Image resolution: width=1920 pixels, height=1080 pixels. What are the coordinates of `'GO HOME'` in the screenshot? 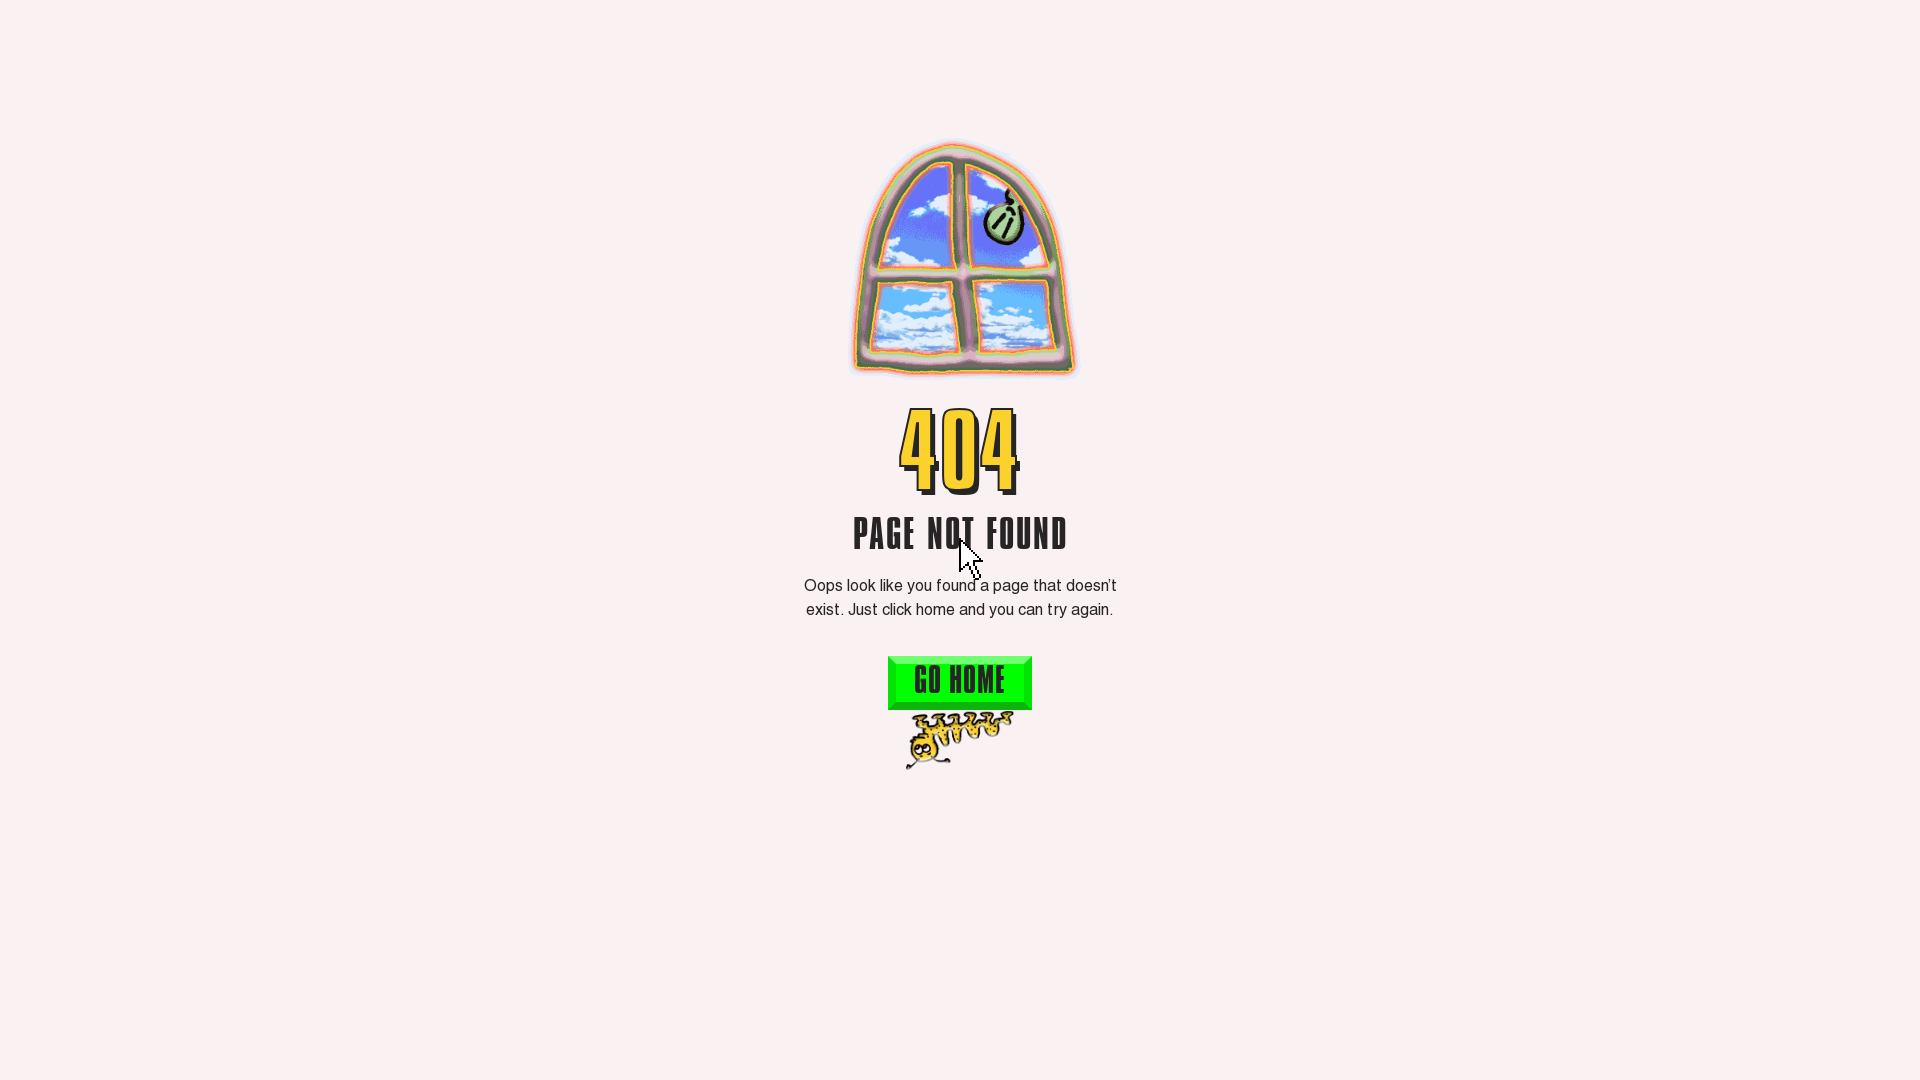 It's located at (960, 681).